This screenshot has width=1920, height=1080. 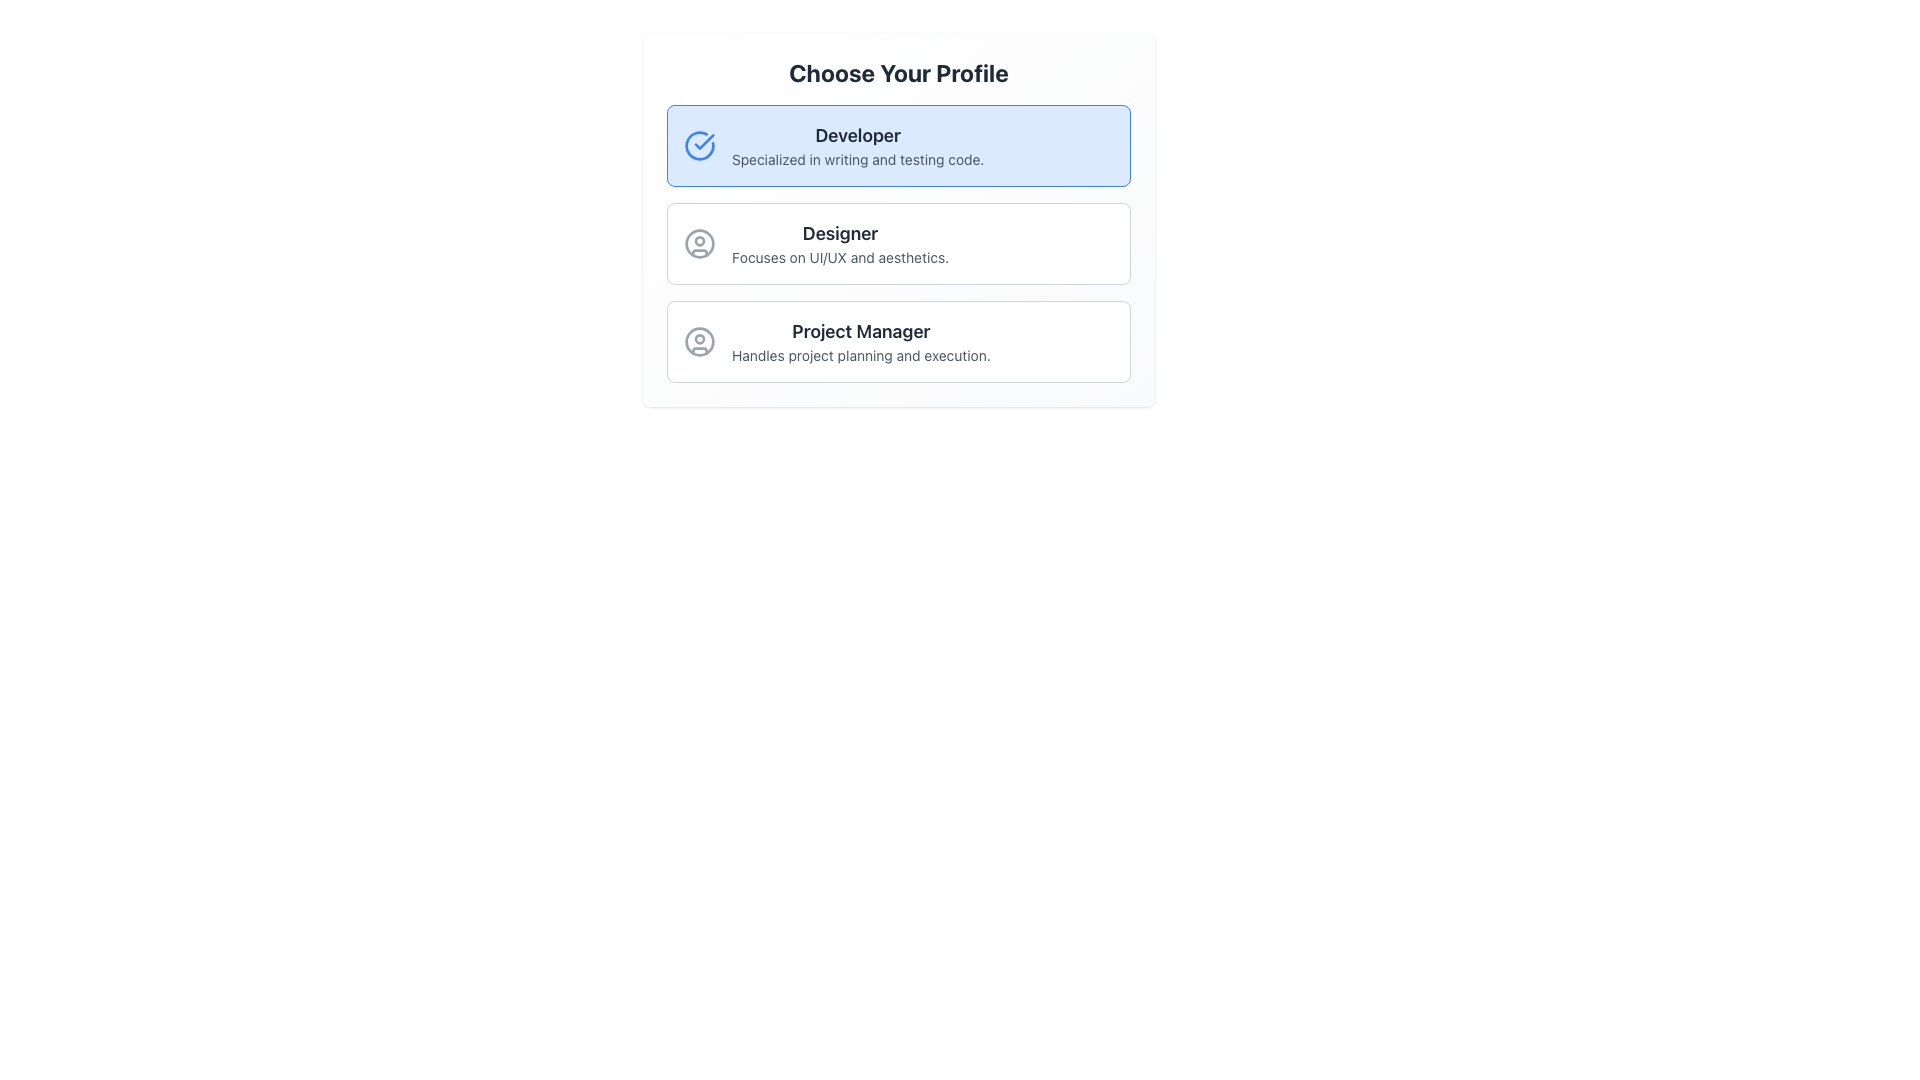 I want to click on text 'Developer' from the text label that identifies the selected profile choice in the user profile selection interface, so click(x=858, y=135).